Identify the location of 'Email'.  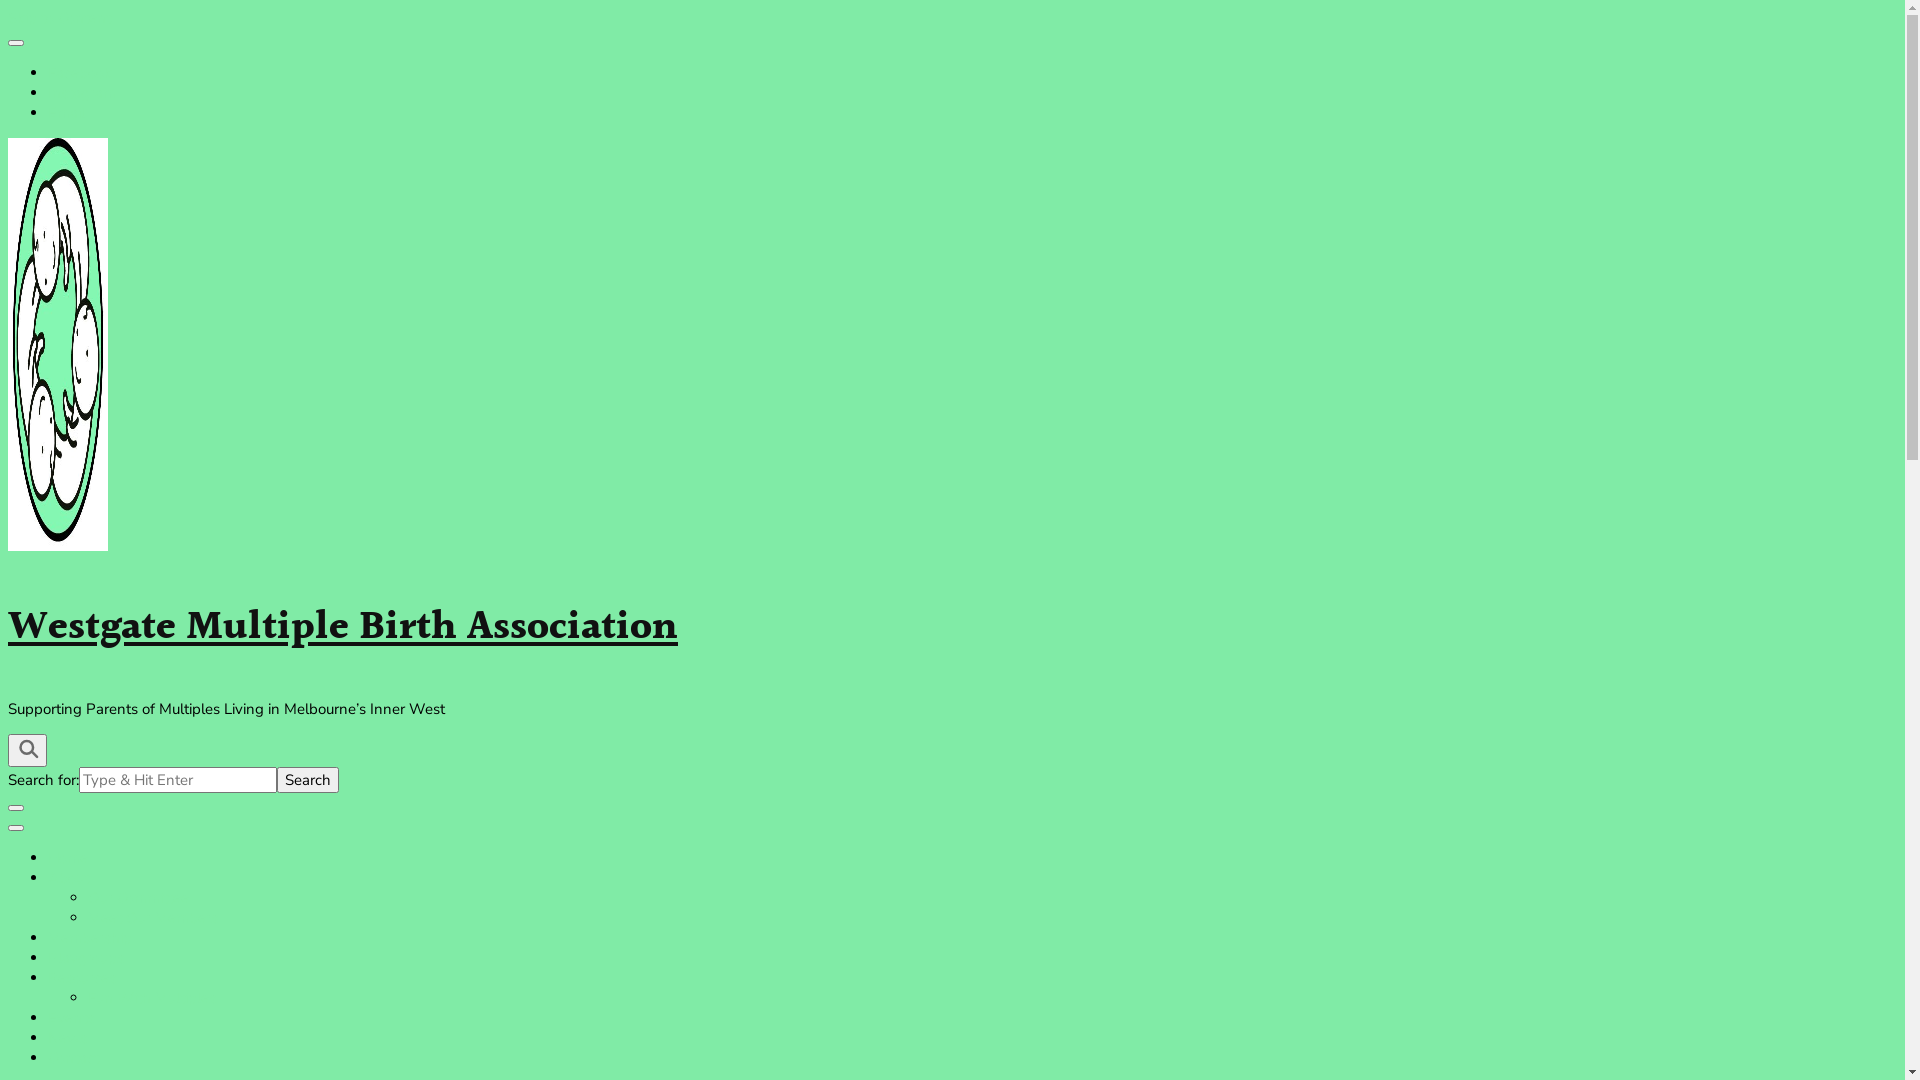
(66, 112).